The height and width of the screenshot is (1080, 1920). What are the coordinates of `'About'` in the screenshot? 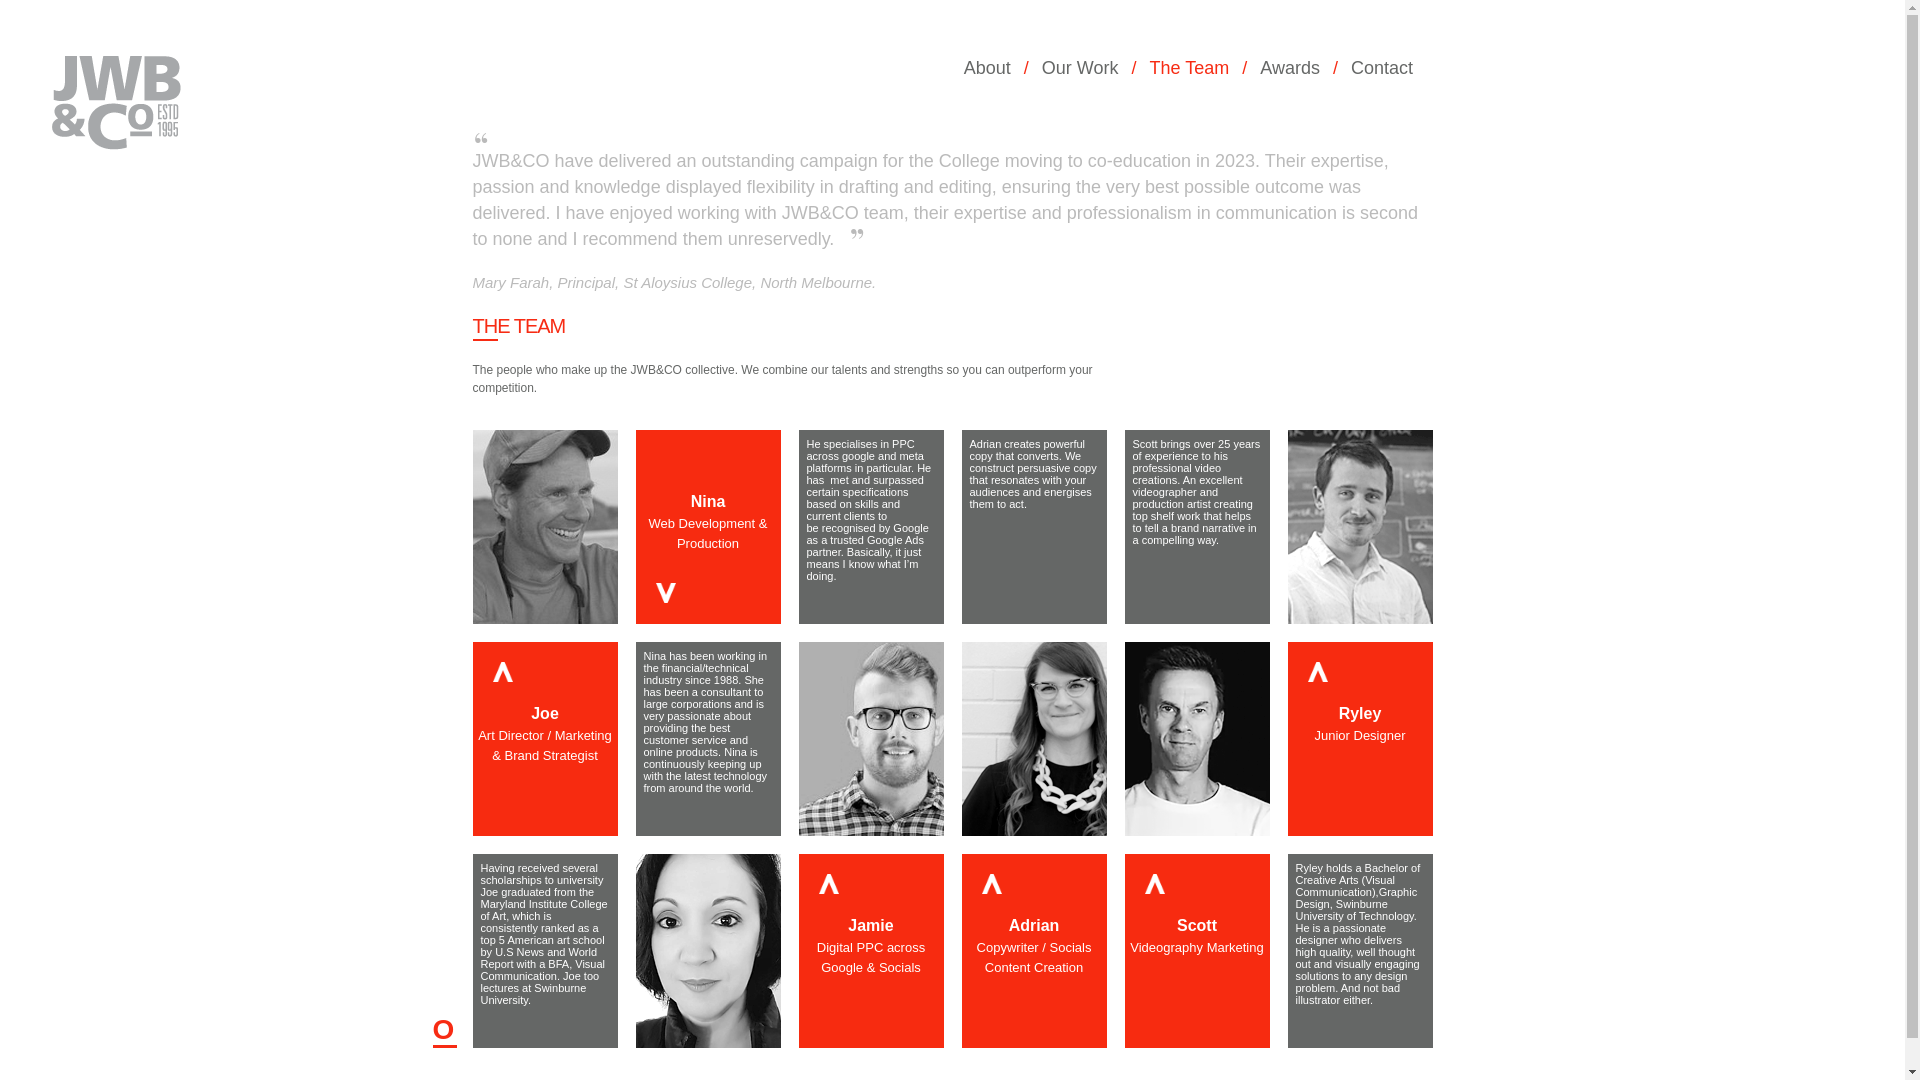 It's located at (993, 67).